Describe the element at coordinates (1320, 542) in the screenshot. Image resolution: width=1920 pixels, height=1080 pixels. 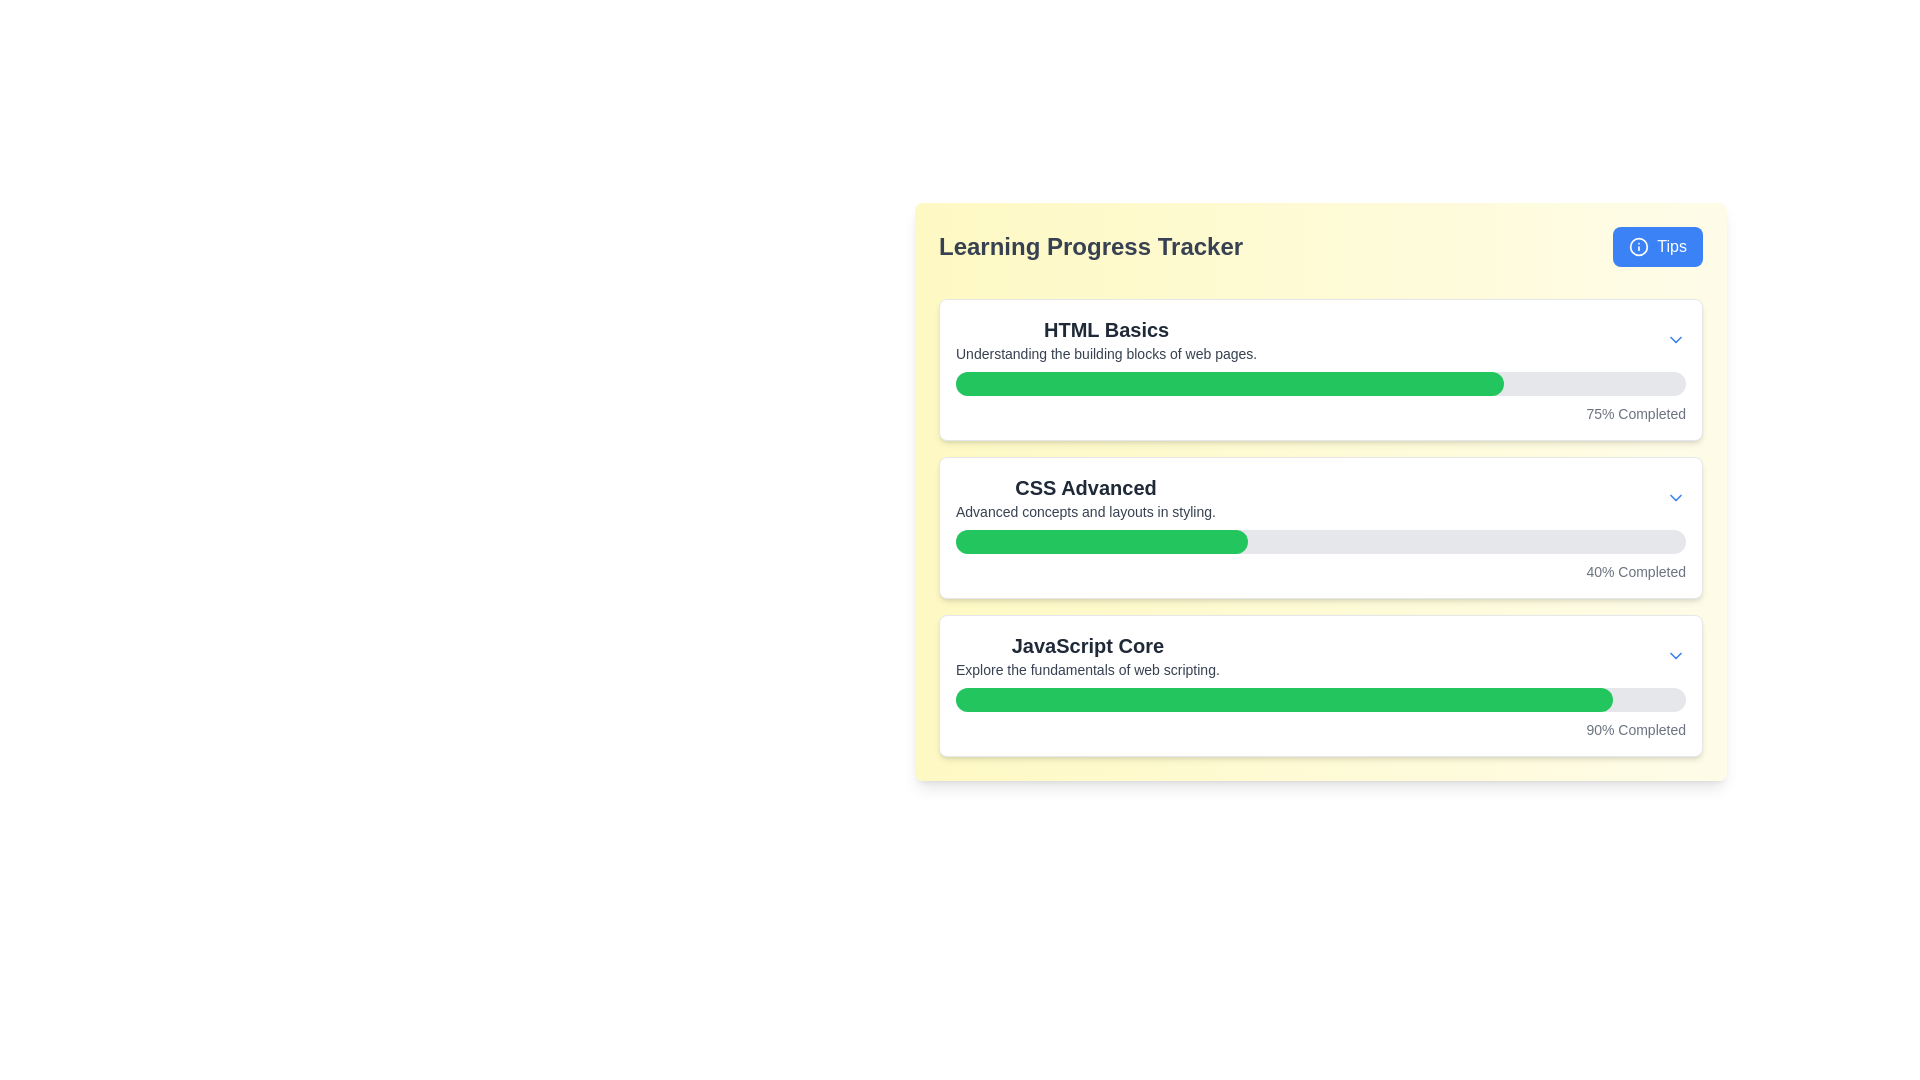
I see `progress bar located beneath the text 'CSS Advanced' and above the '40% Completed' label, which is characterized by a light gray background and a green filled portion representing 40% completion` at that location.